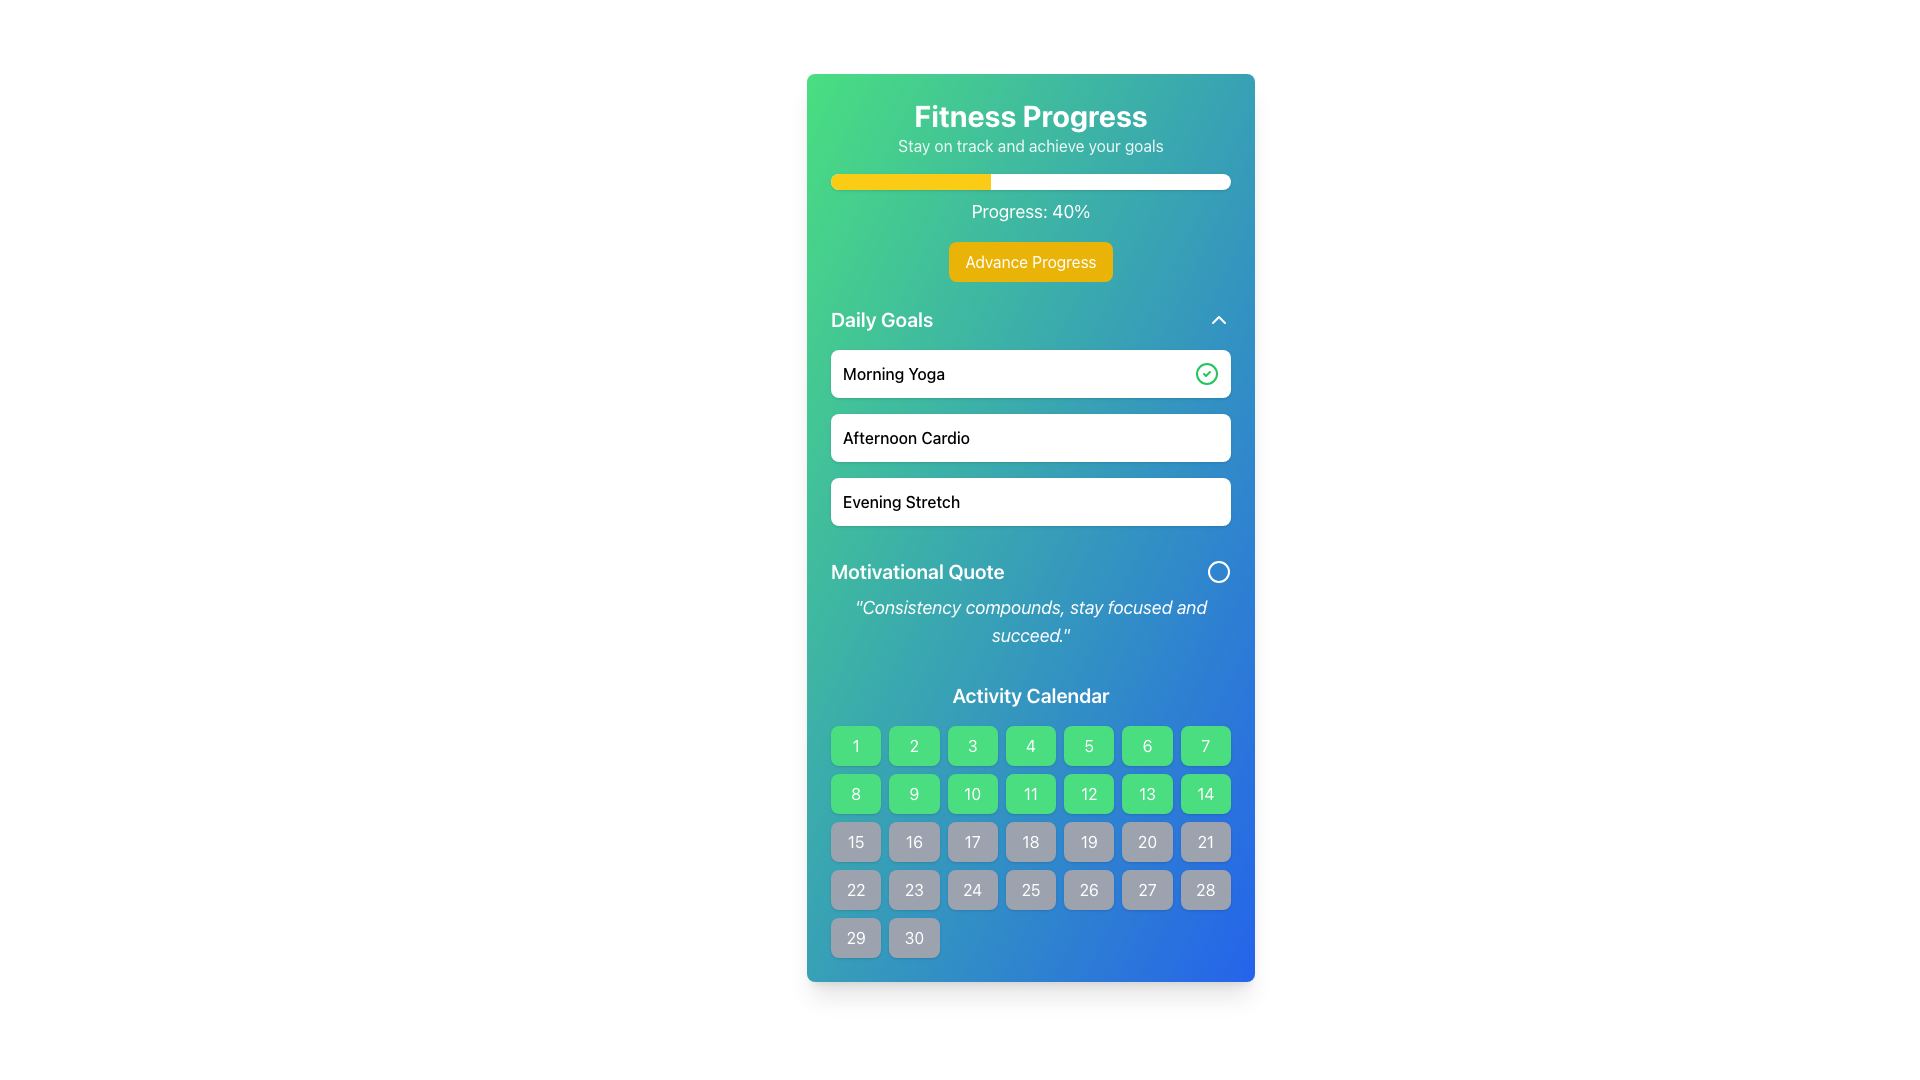 This screenshot has height=1080, width=1920. Describe the element at coordinates (1147, 745) in the screenshot. I see `the green square button with the number '6' in the 'Activity Calendar' section` at that location.